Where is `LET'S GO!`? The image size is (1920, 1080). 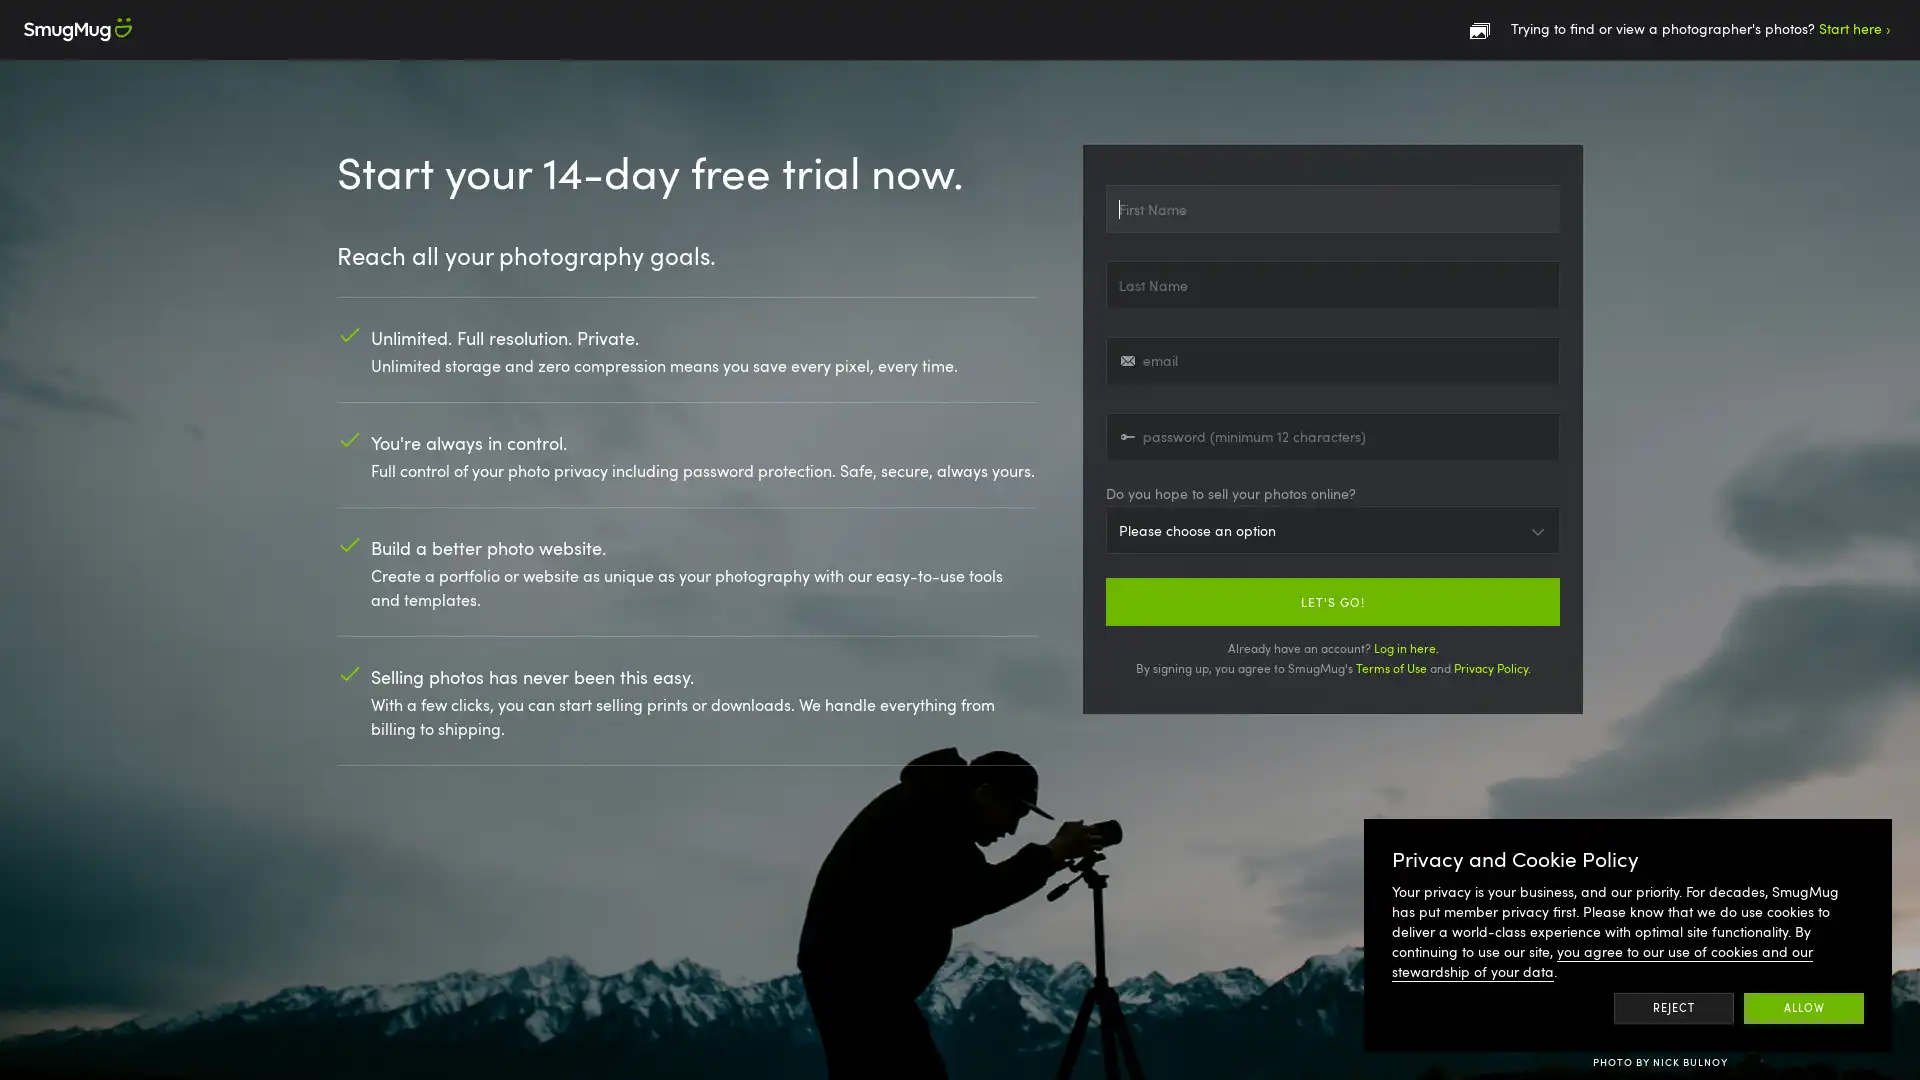
LET'S GO! is located at coordinates (1333, 600).